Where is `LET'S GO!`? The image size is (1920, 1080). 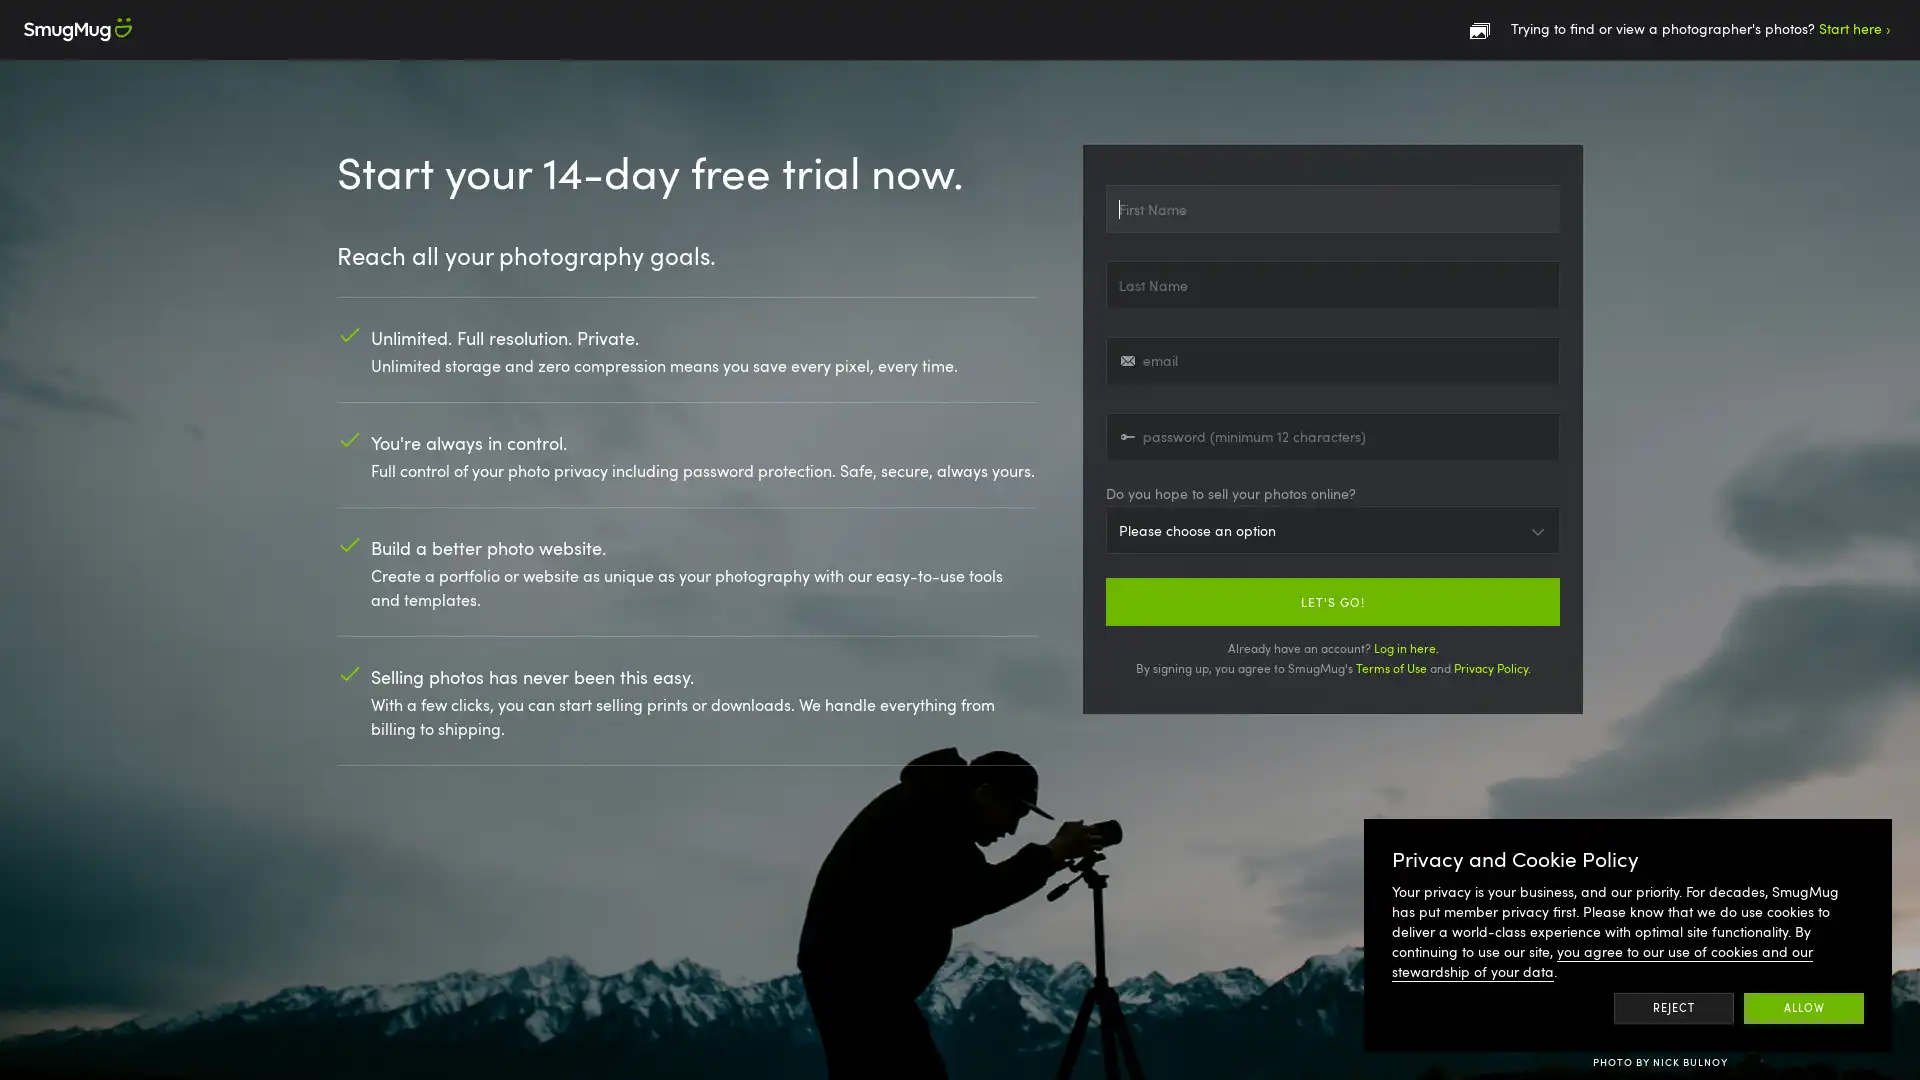
LET'S GO! is located at coordinates (1333, 600).